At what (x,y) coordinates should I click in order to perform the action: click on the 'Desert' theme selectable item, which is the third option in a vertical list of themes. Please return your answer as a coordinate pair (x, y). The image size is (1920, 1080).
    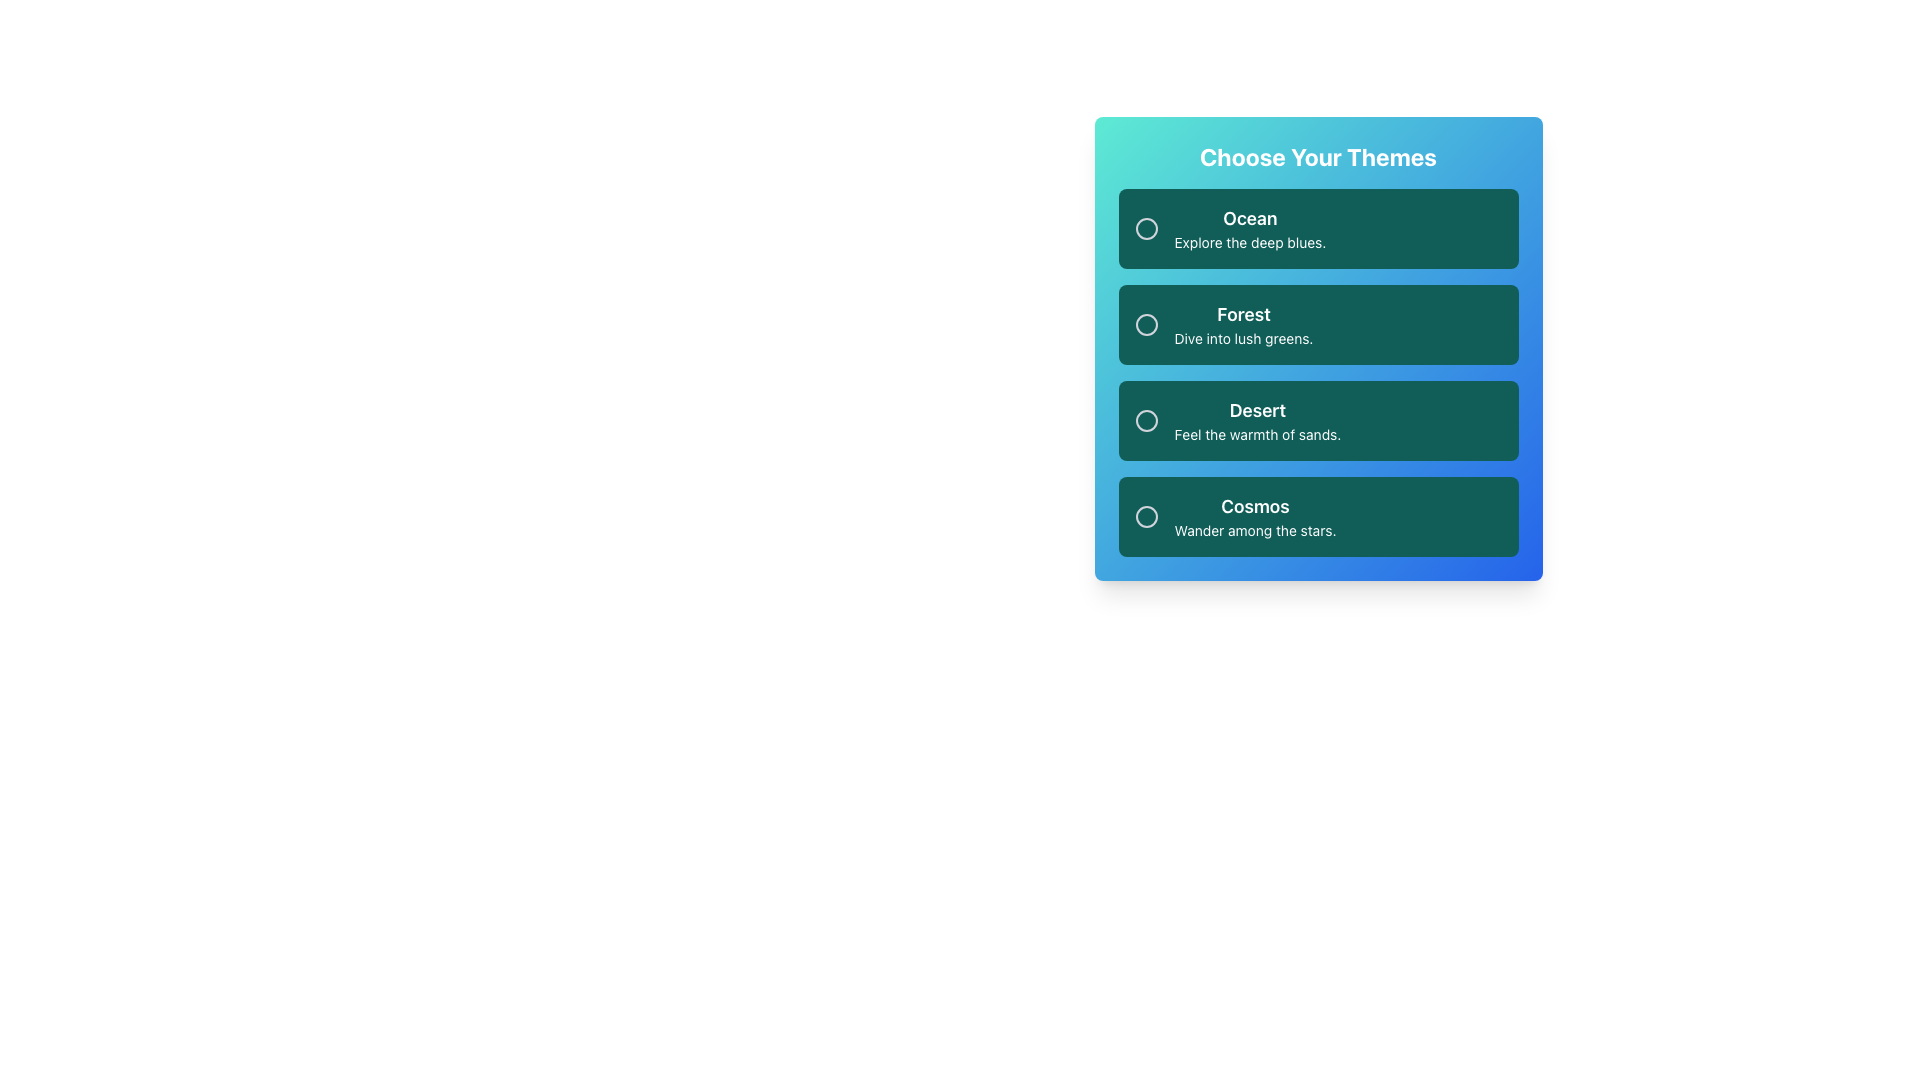
    Looking at the image, I should click on (1318, 419).